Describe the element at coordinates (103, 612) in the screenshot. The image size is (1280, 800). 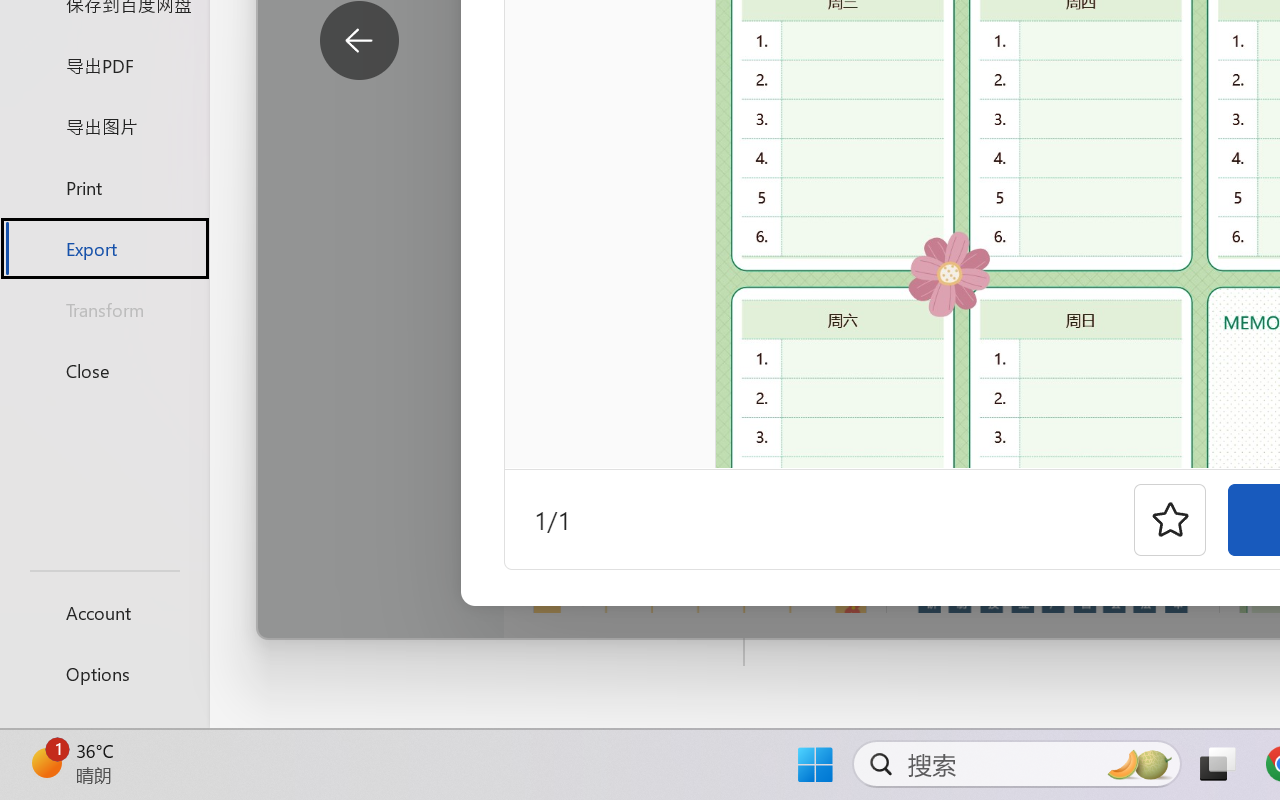
I see `'Account'` at that location.